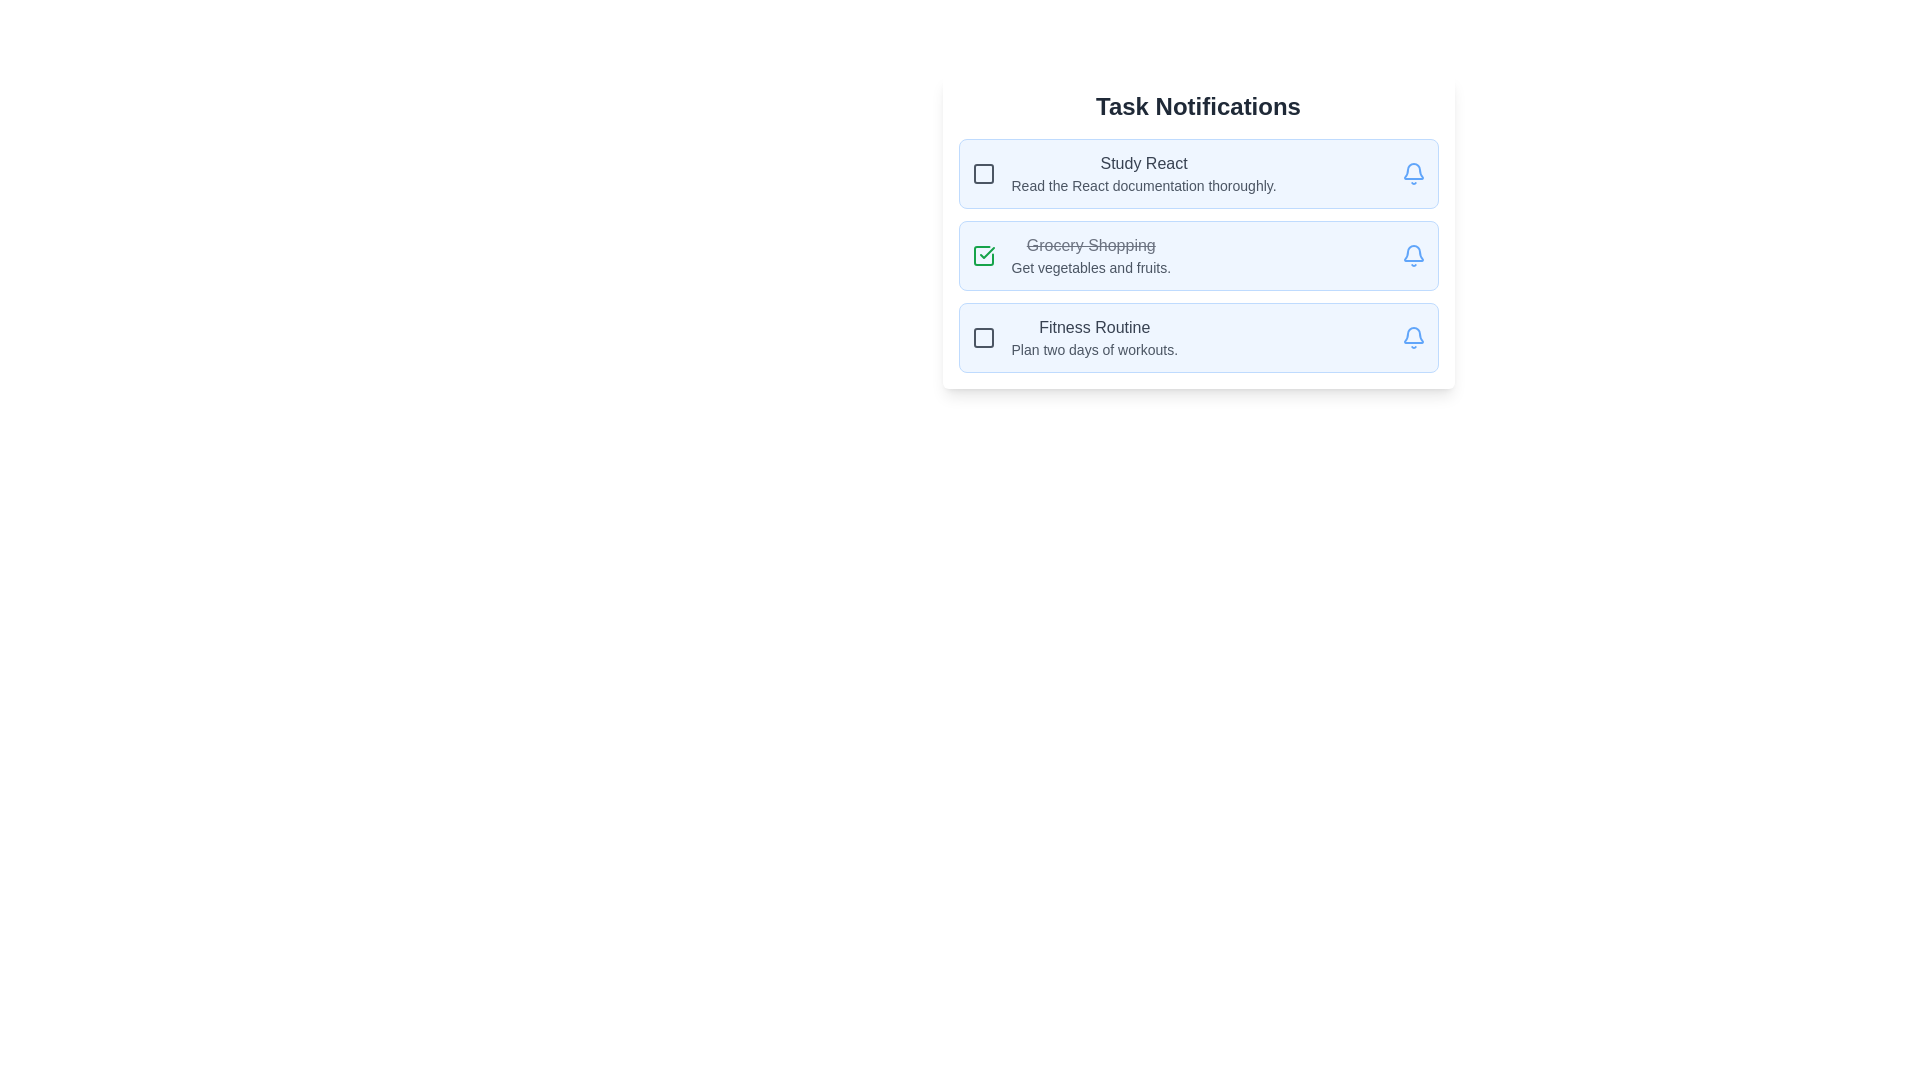 The image size is (1920, 1080). Describe the element at coordinates (1198, 337) in the screenshot. I see `the 'Fitness Routine' task item in the to-do list` at that location.